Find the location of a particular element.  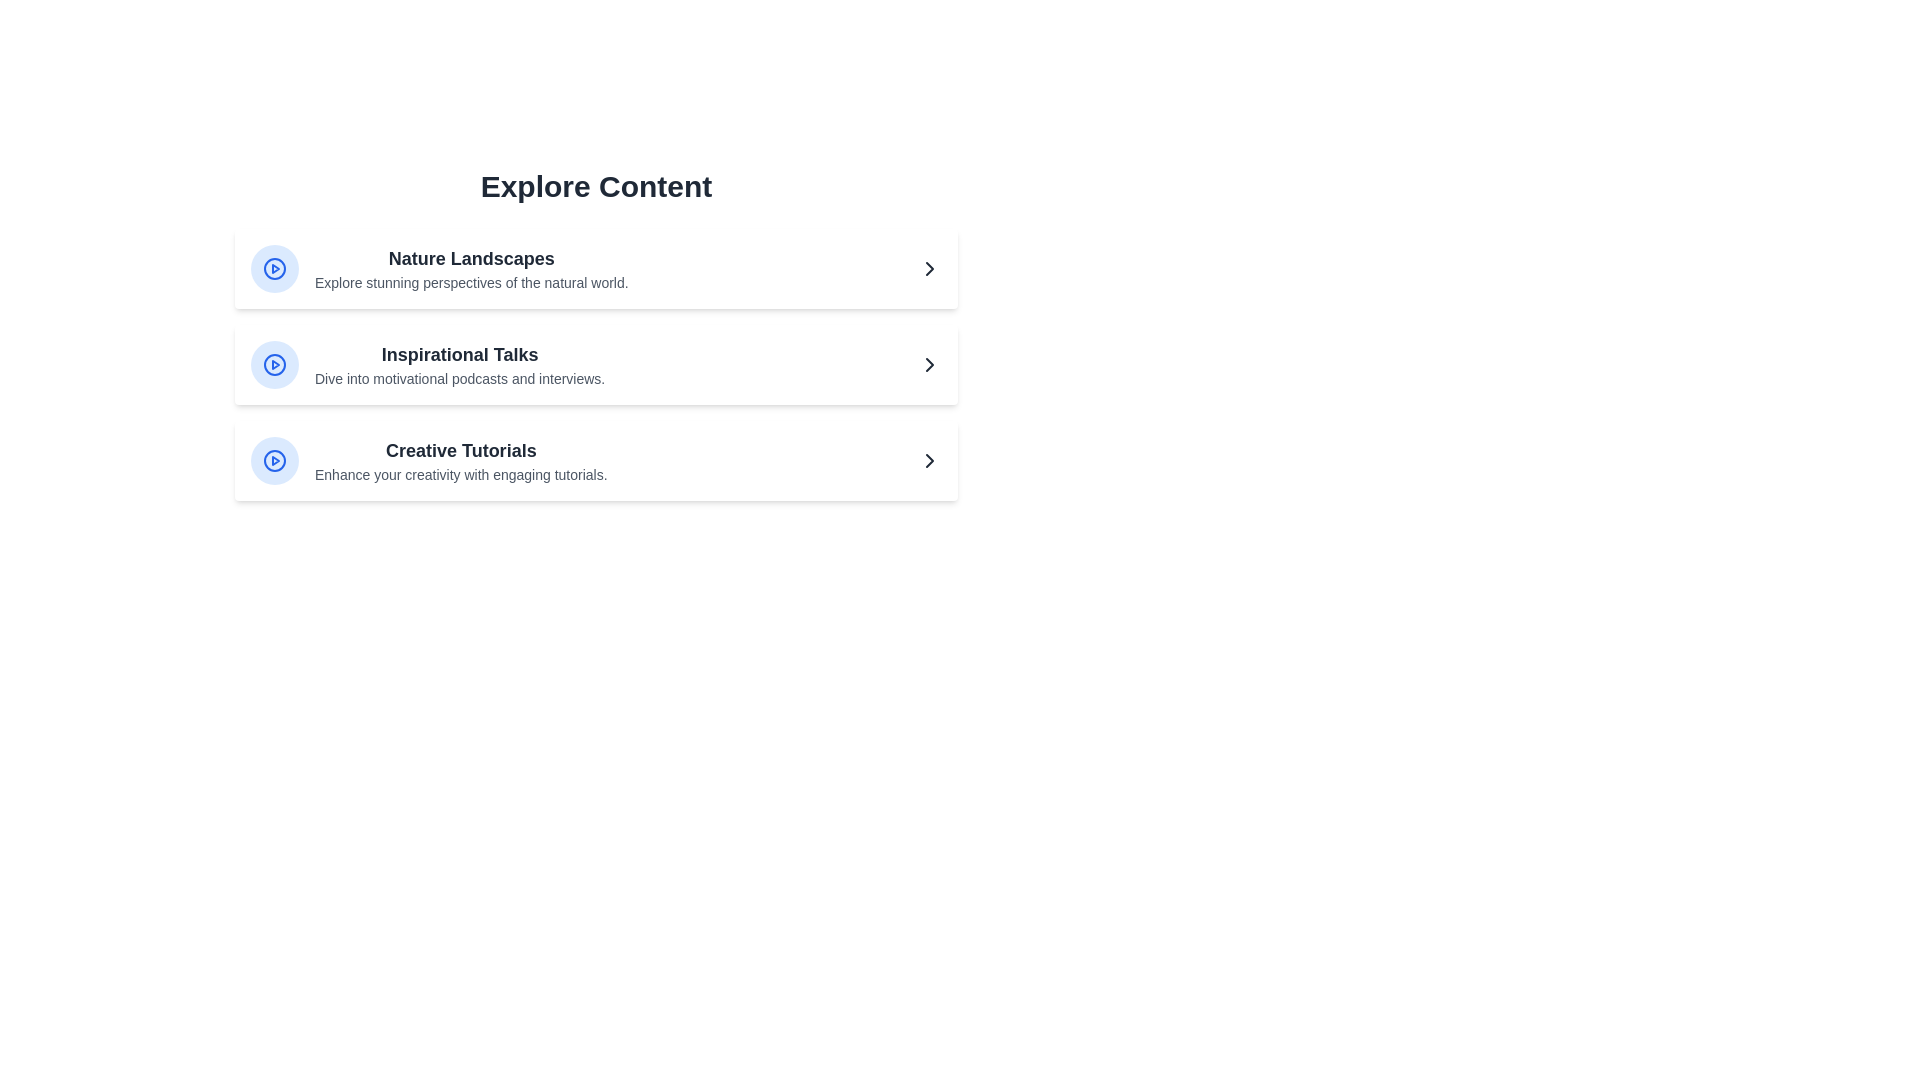

the text of Creative Tutorials in the MediaList component is located at coordinates (460, 451).